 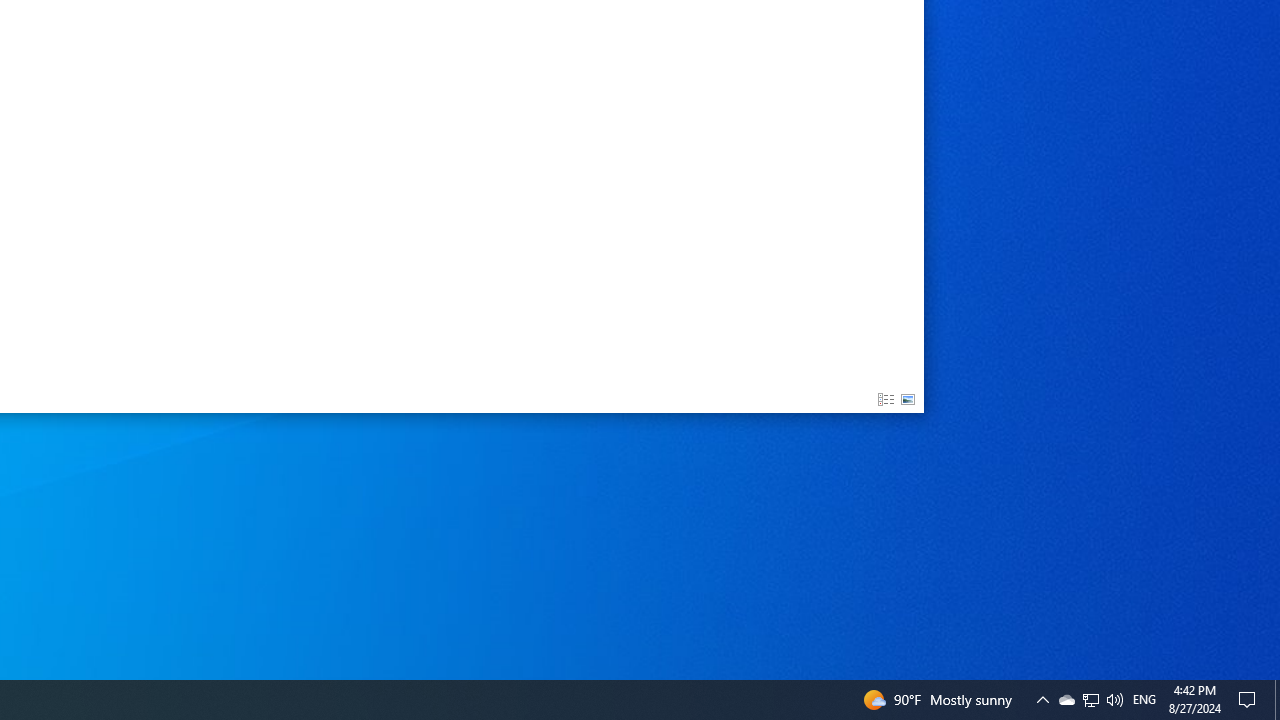 What do you see at coordinates (907, 400) in the screenshot?
I see `'Large Icons'` at bounding box center [907, 400].